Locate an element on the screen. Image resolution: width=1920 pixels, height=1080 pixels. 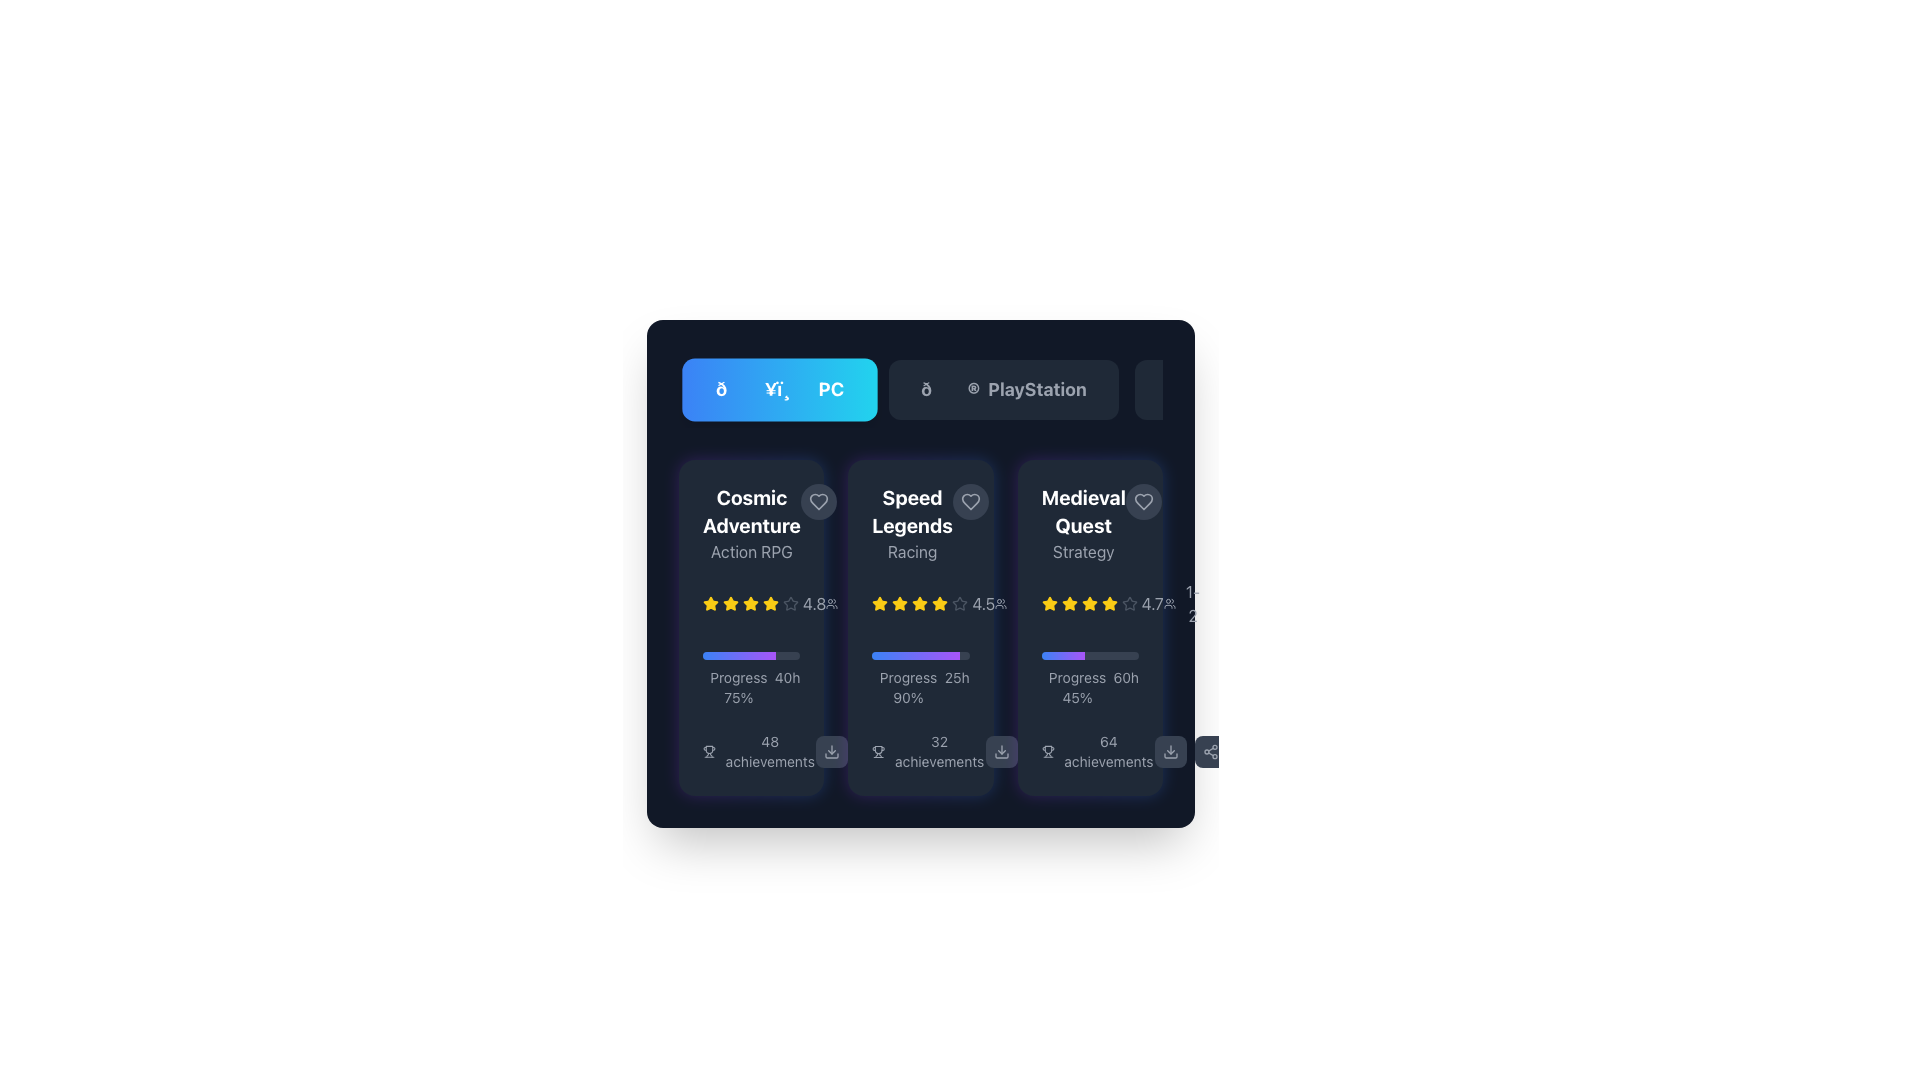
the static text label displaying the user's progress percentage, located in the bottom section of the third card, below the progress bar and next to '60h' is located at coordinates (1076, 686).